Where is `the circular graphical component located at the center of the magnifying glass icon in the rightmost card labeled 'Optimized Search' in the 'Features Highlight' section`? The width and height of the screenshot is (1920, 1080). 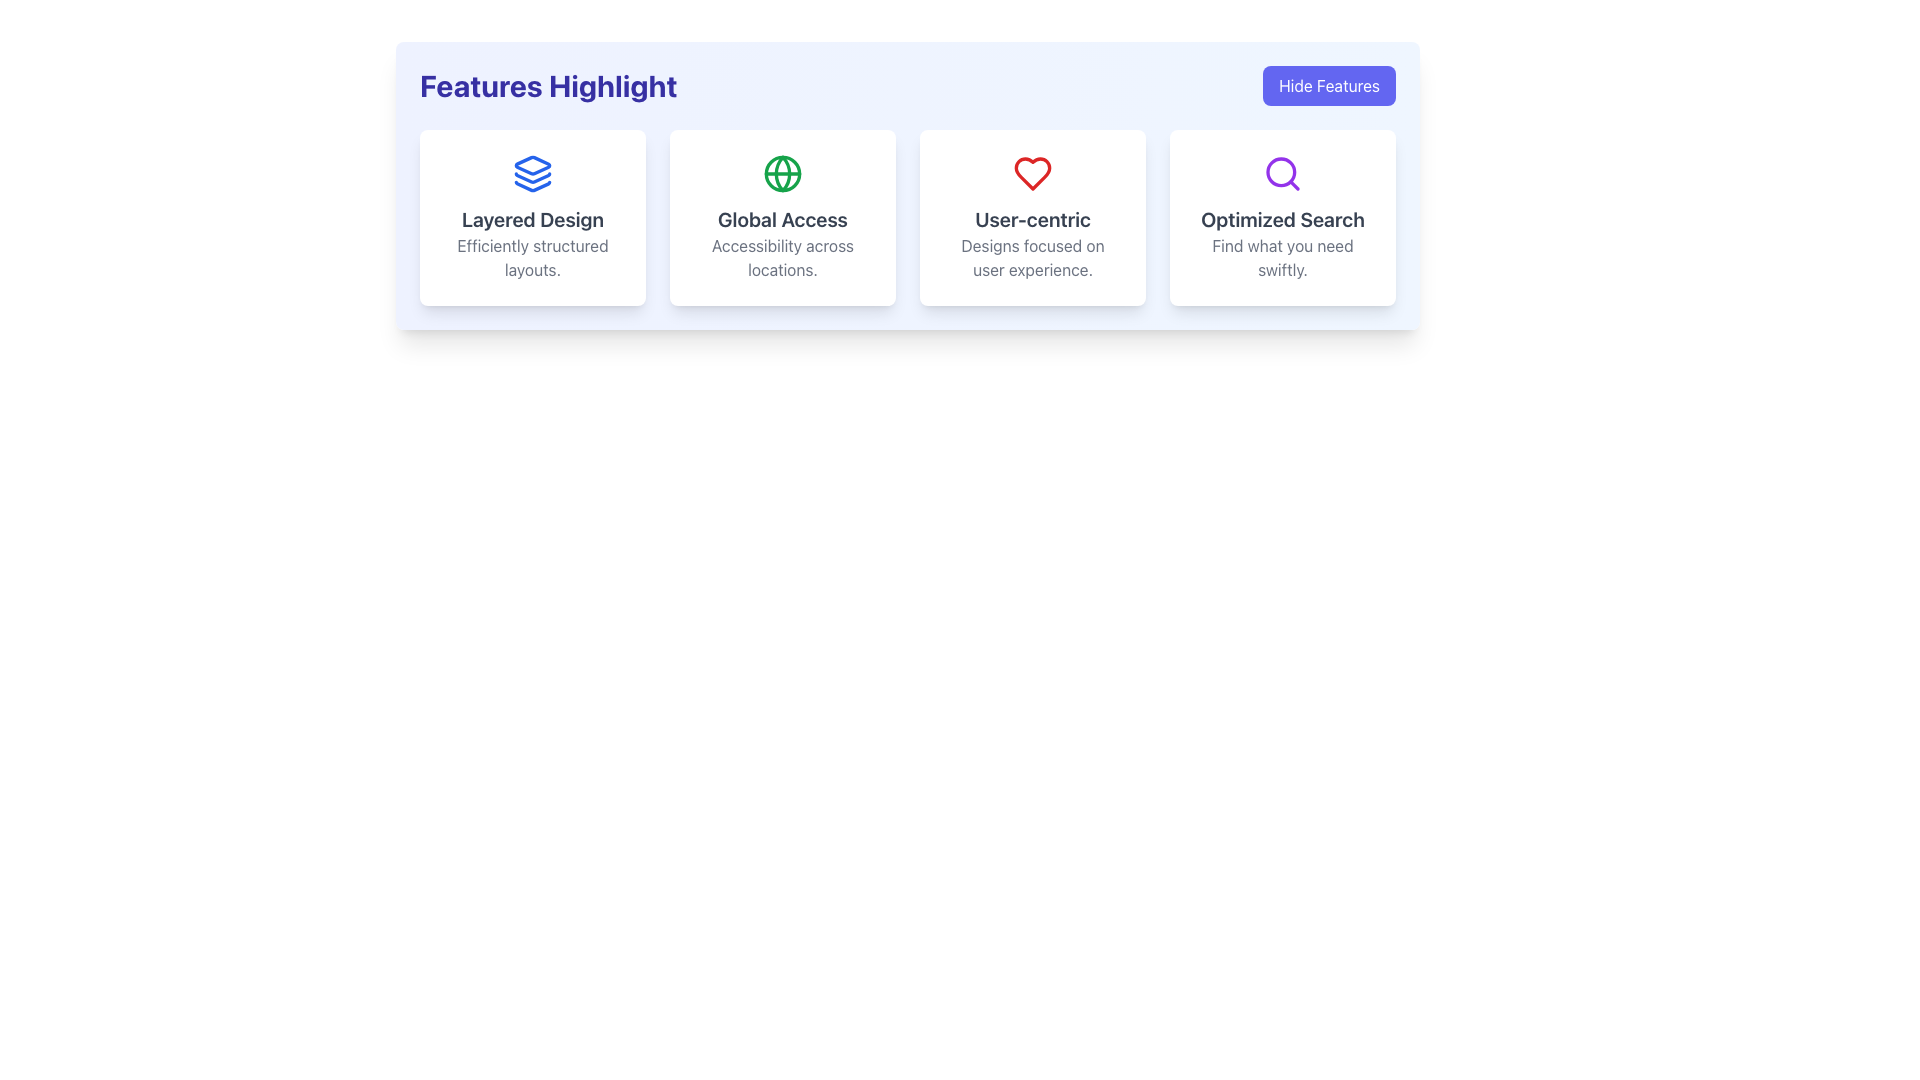
the circular graphical component located at the center of the magnifying glass icon in the rightmost card labeled 'Optimized Search' in the 'Features Highlight' section is located at coordinates (1281, 171).